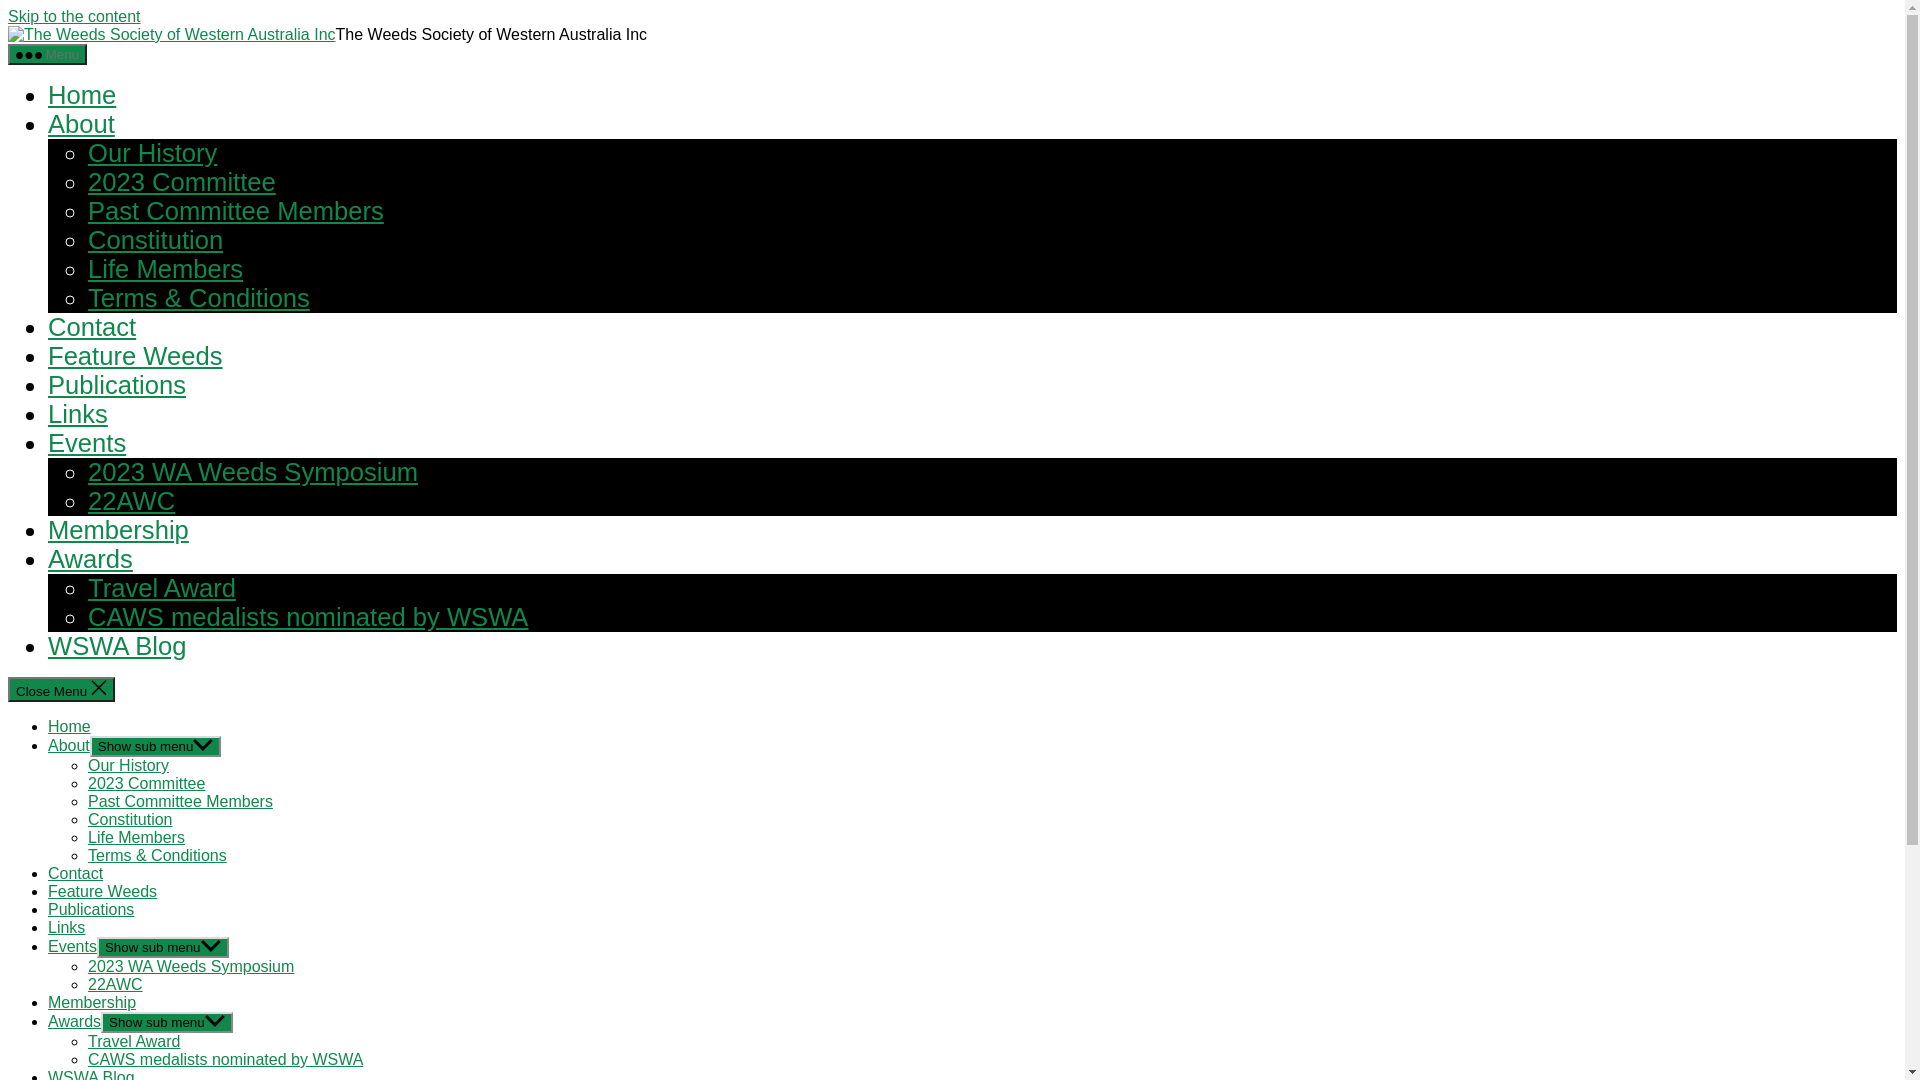  Describe the element at coordinates (86, 268) in the screenshot. I see `'Life Members'` at that location.